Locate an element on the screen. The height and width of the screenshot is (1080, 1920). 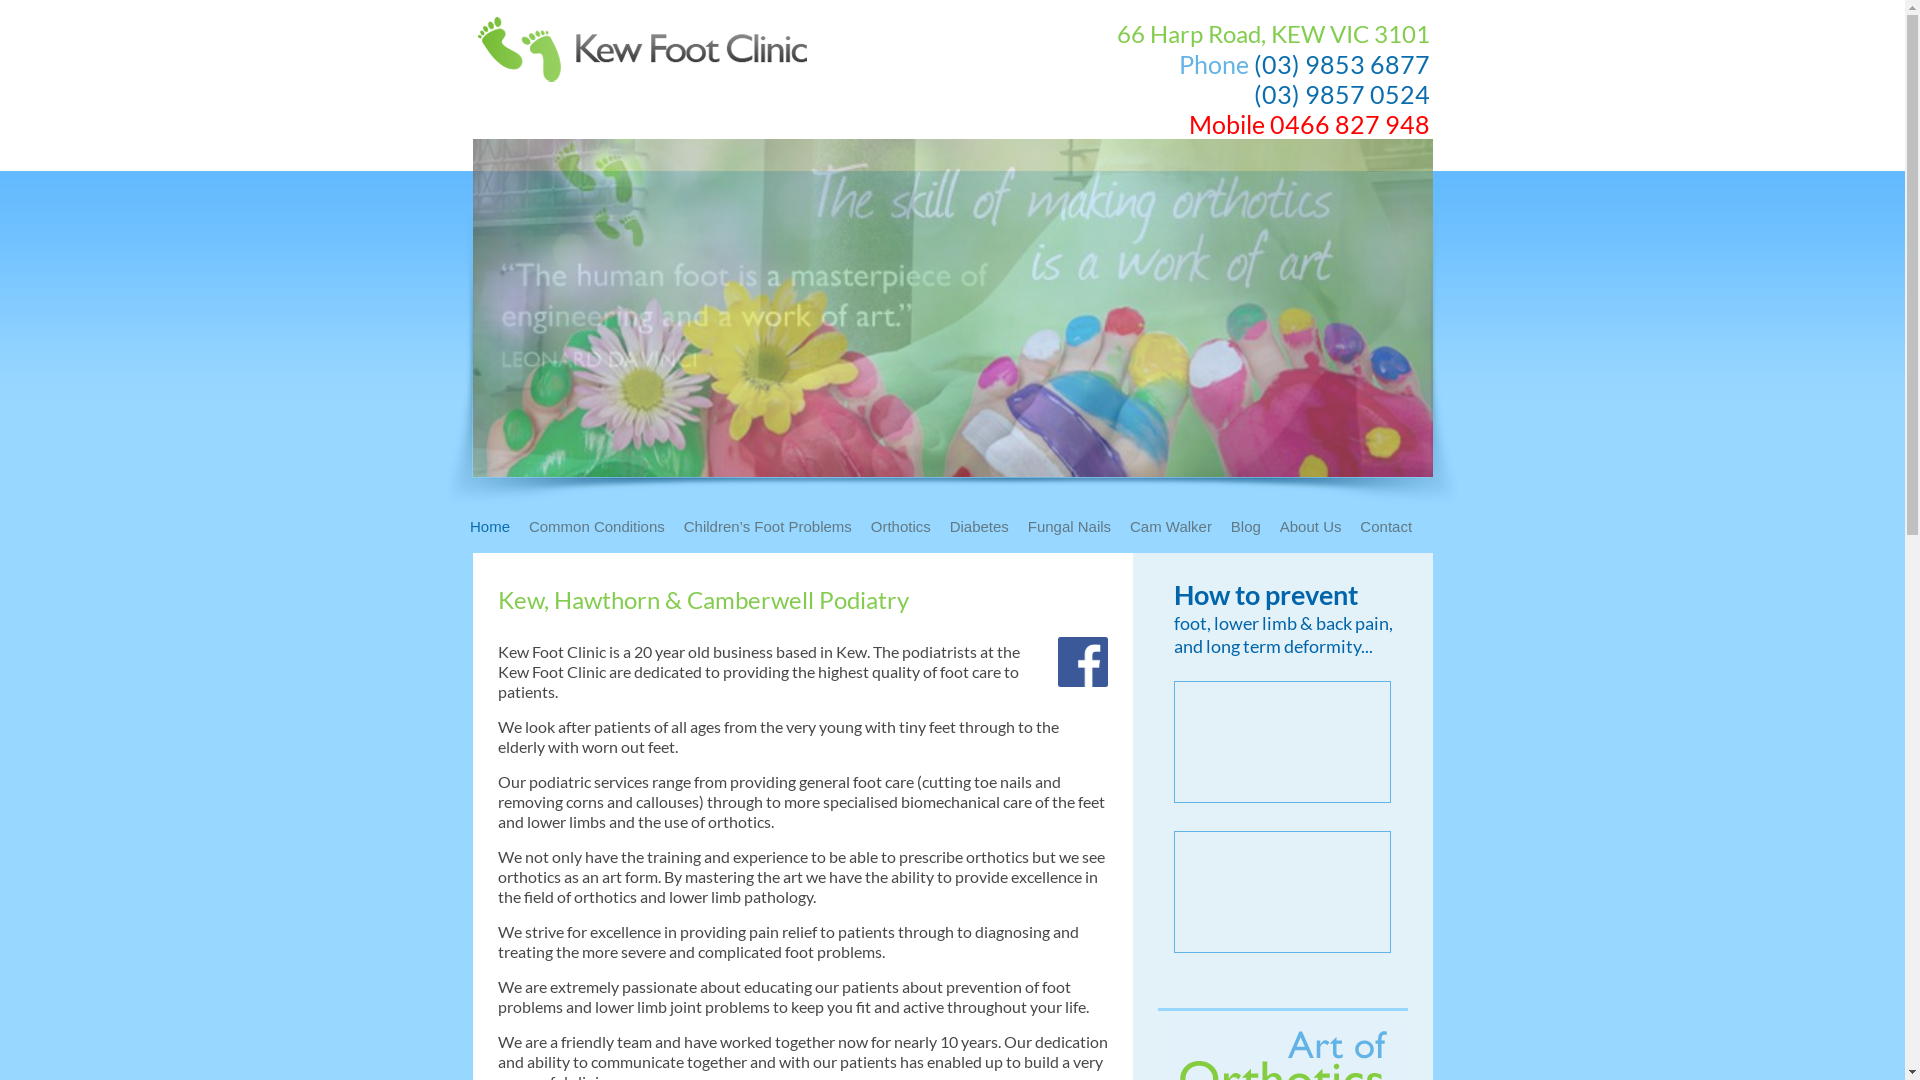
'Diabetes' is located at coordinates (987, 531).